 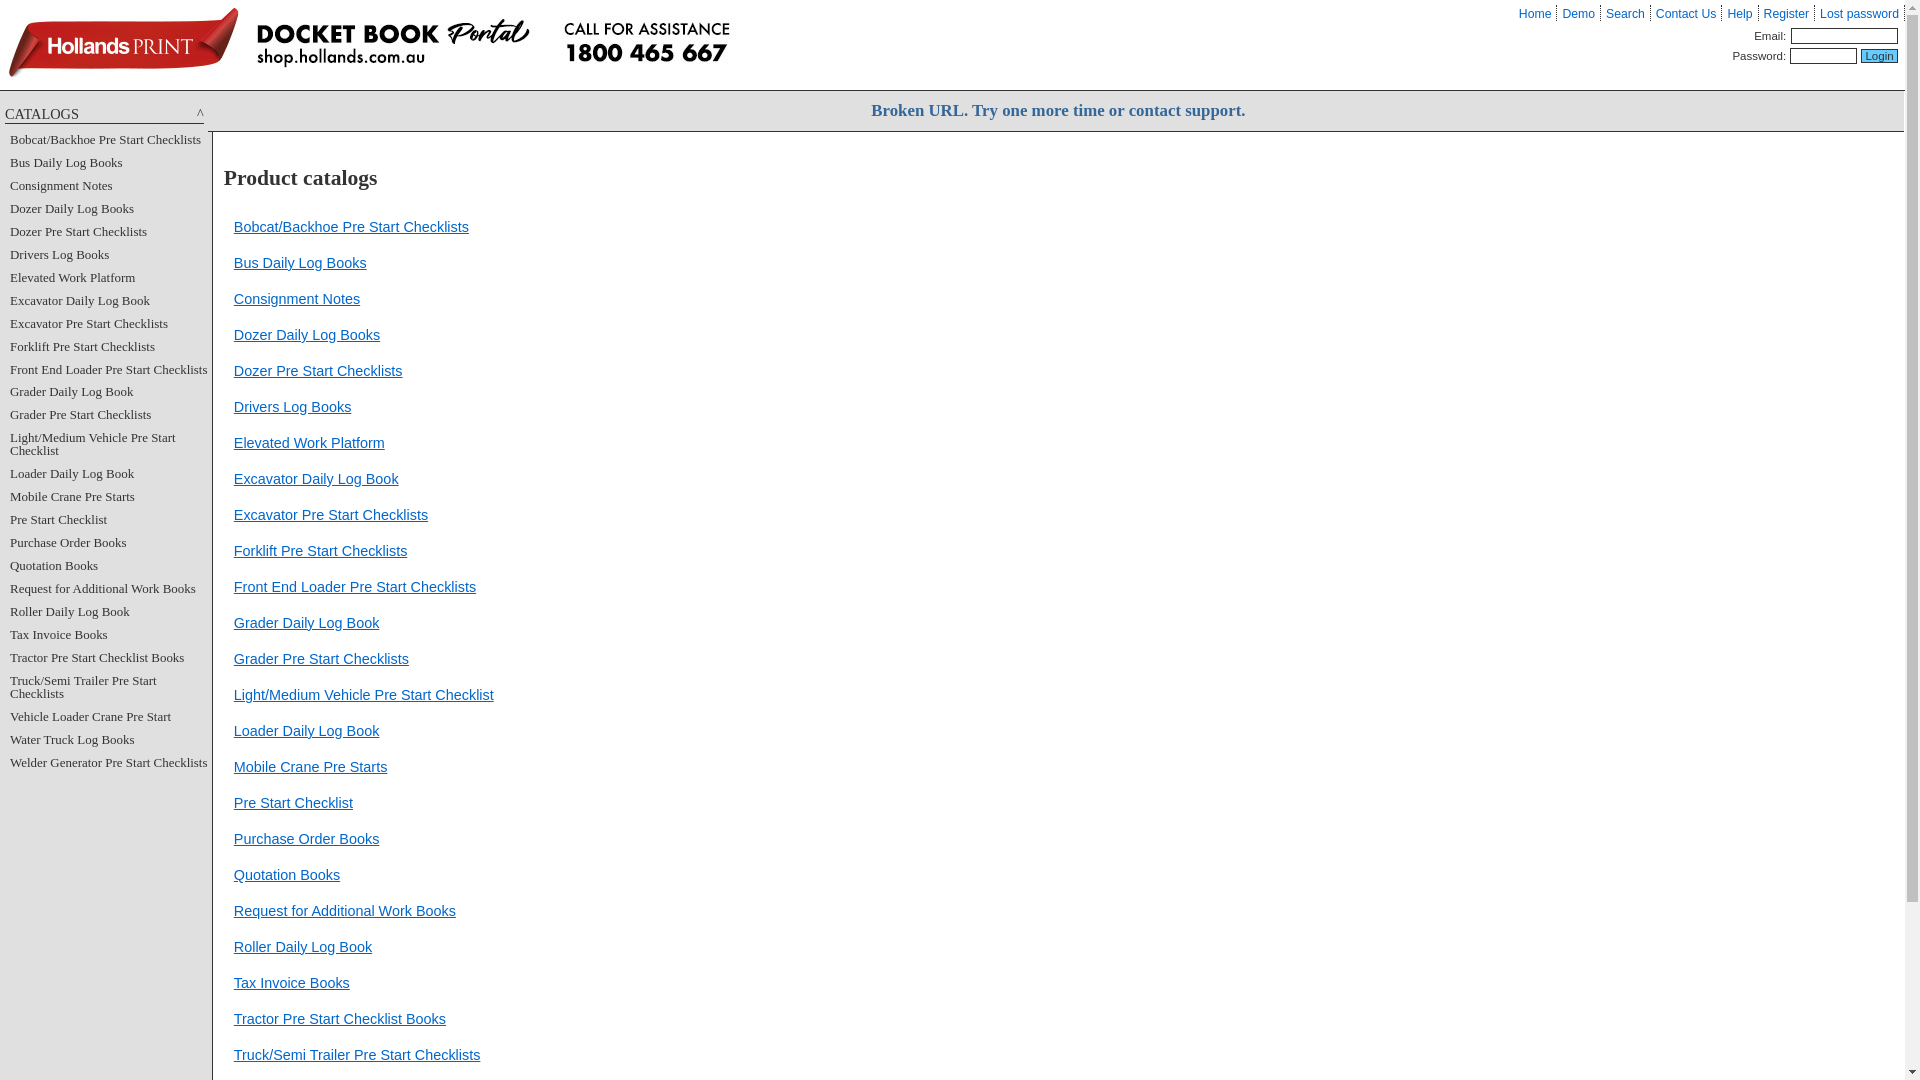 What do you see at coordinates (4, 115) in the screenshot?
I see `'^` at bounding box center [4, 115].